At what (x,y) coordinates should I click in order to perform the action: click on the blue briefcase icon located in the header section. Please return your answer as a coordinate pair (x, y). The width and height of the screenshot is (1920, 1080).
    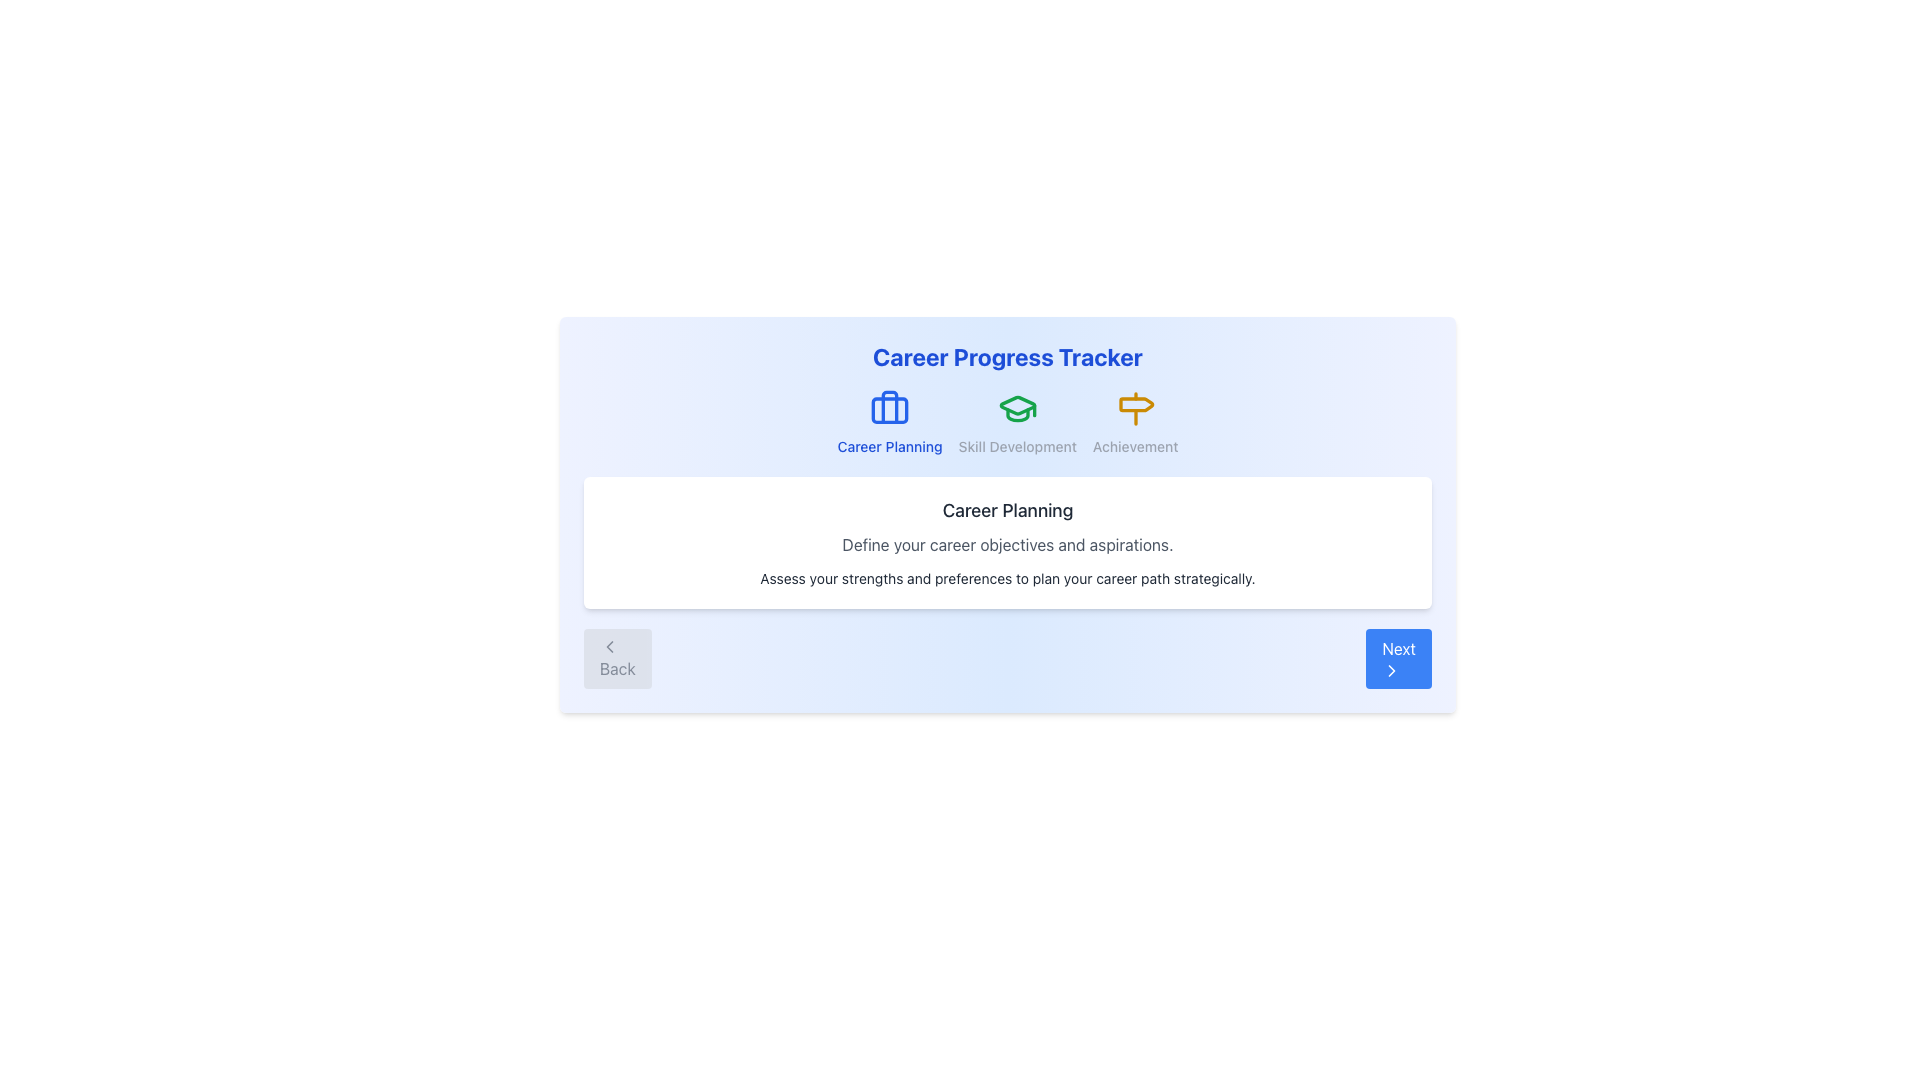
    Looking at the image, I should click on (888, 406).